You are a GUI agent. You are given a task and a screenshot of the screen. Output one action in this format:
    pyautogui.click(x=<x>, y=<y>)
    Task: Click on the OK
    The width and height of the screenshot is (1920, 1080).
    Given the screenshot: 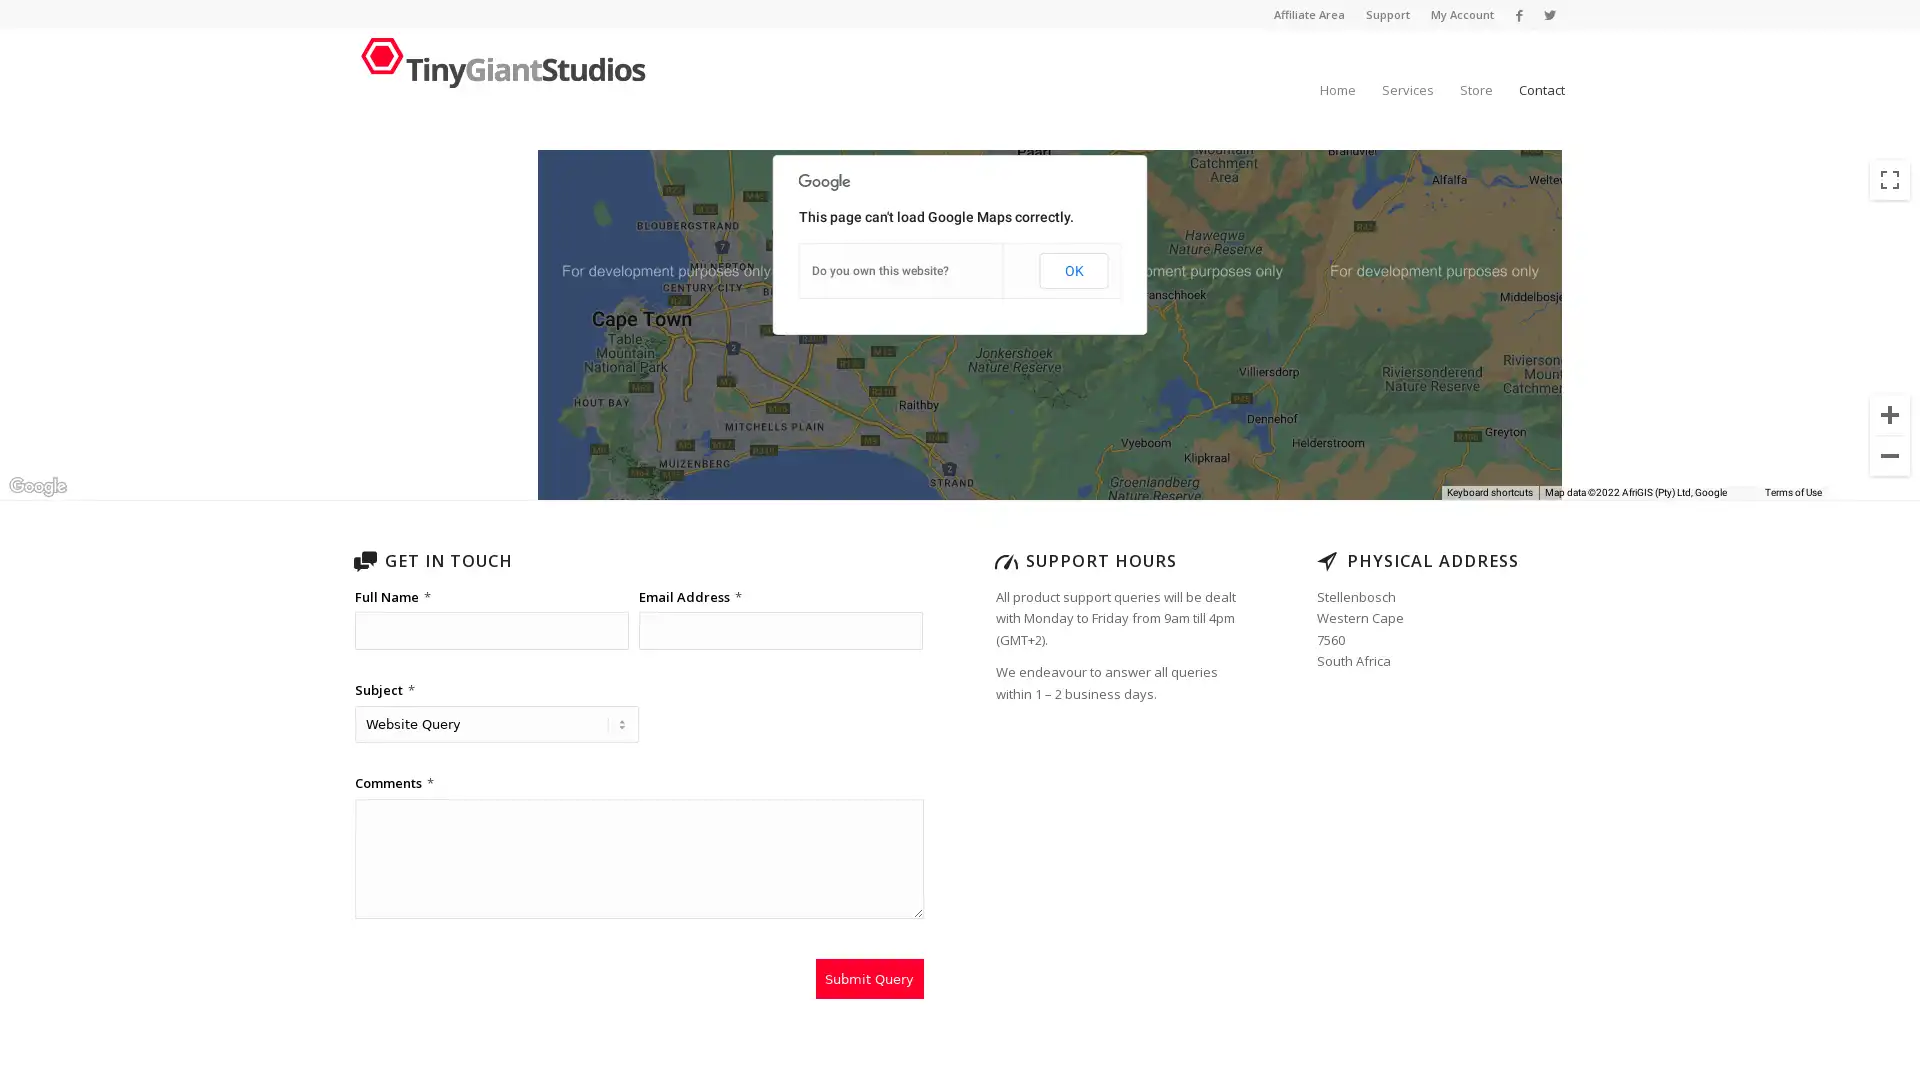 What is the action you would take?
    pyautogui.click(x=1072, y=270)
    